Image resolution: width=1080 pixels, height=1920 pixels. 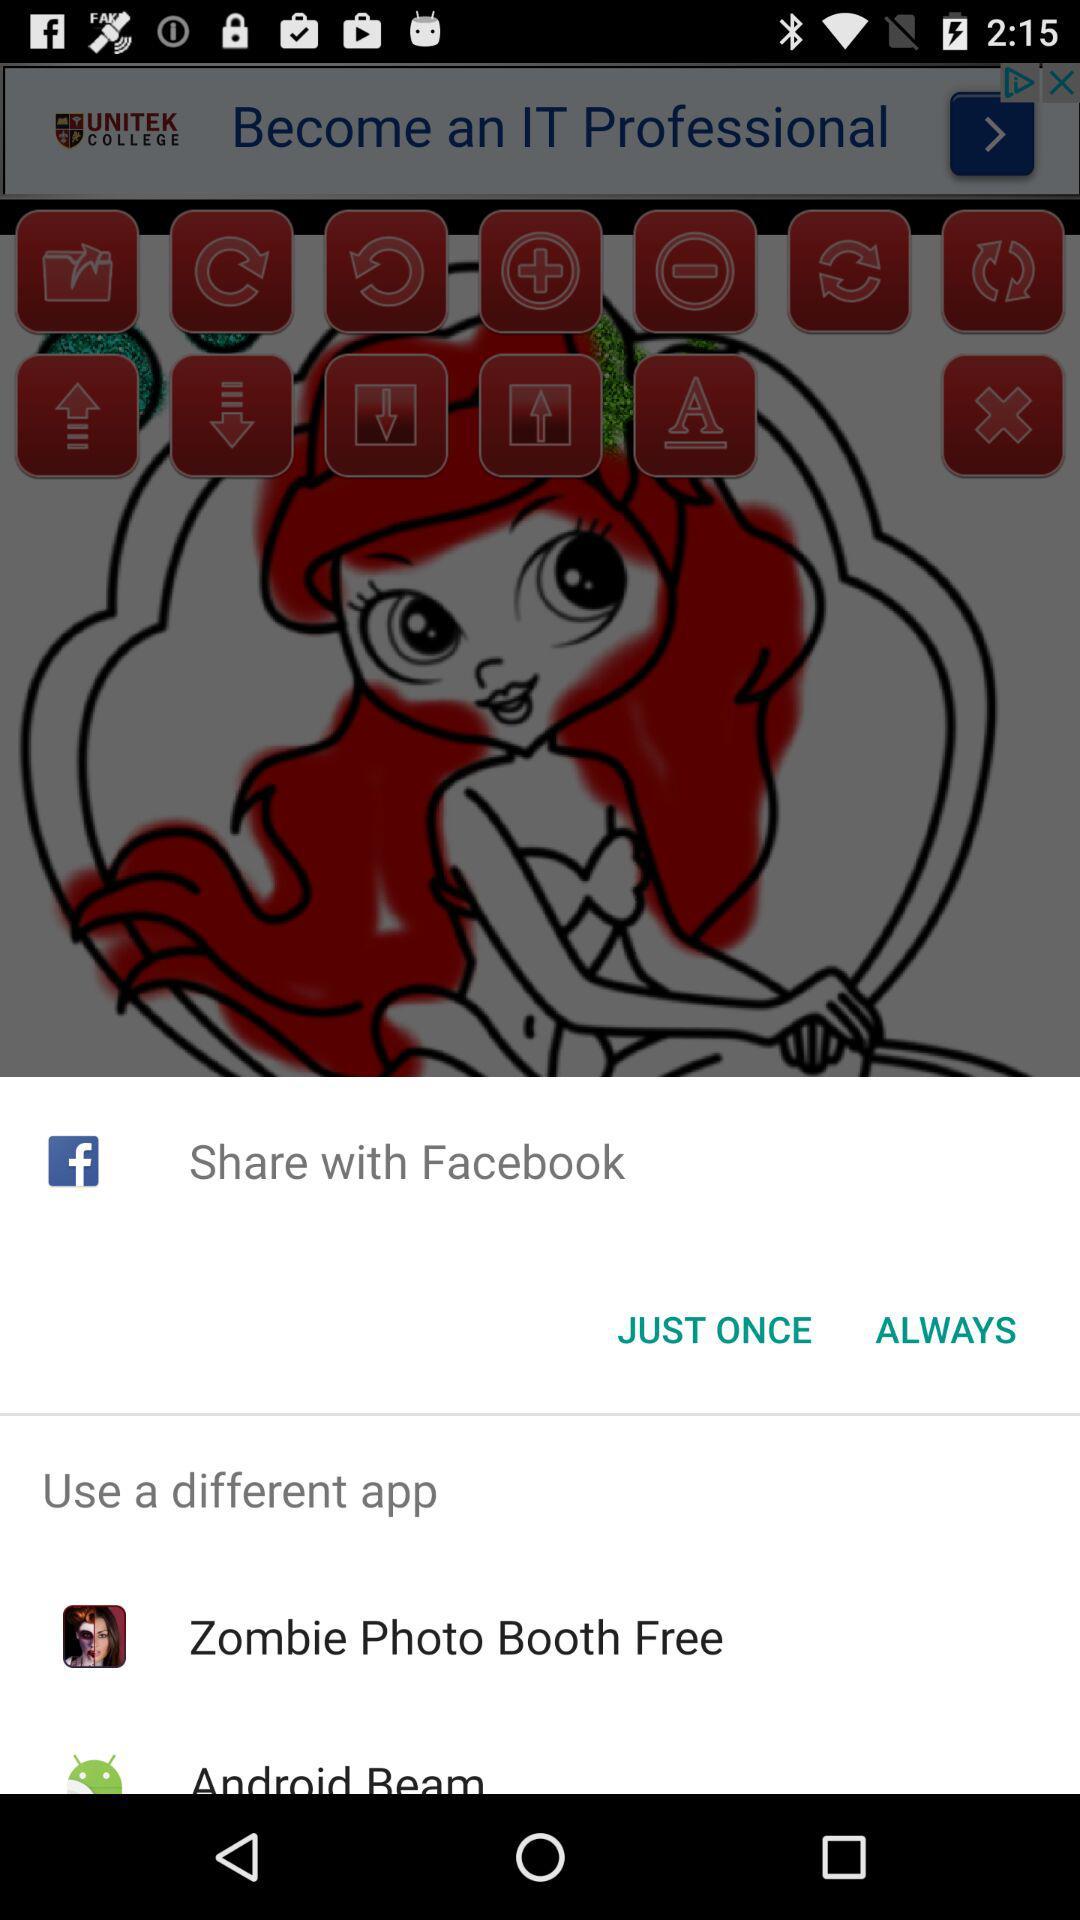 What do you see at coordinates (945, 1329) in the screenshot?
I see `always item` at bounding box center [945, 1329].